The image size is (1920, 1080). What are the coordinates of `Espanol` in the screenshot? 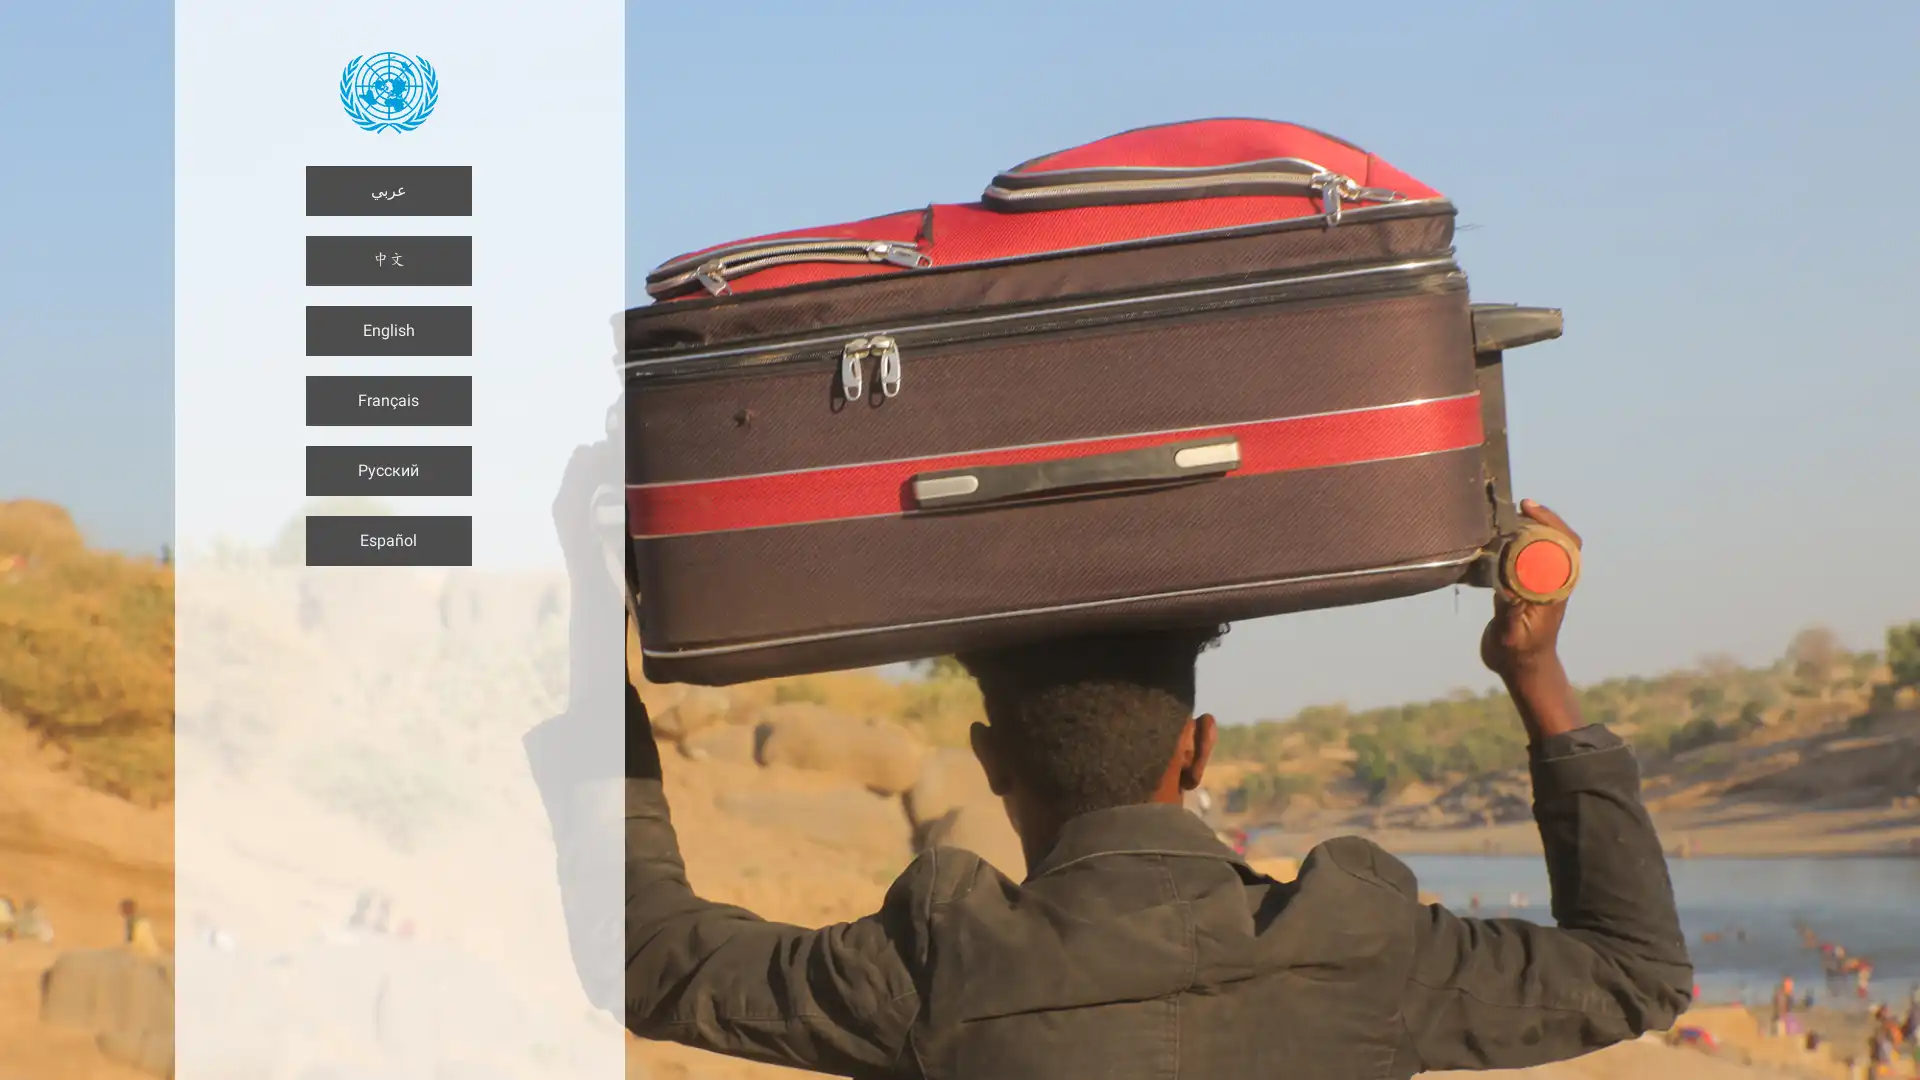 It's located at (388, 540).